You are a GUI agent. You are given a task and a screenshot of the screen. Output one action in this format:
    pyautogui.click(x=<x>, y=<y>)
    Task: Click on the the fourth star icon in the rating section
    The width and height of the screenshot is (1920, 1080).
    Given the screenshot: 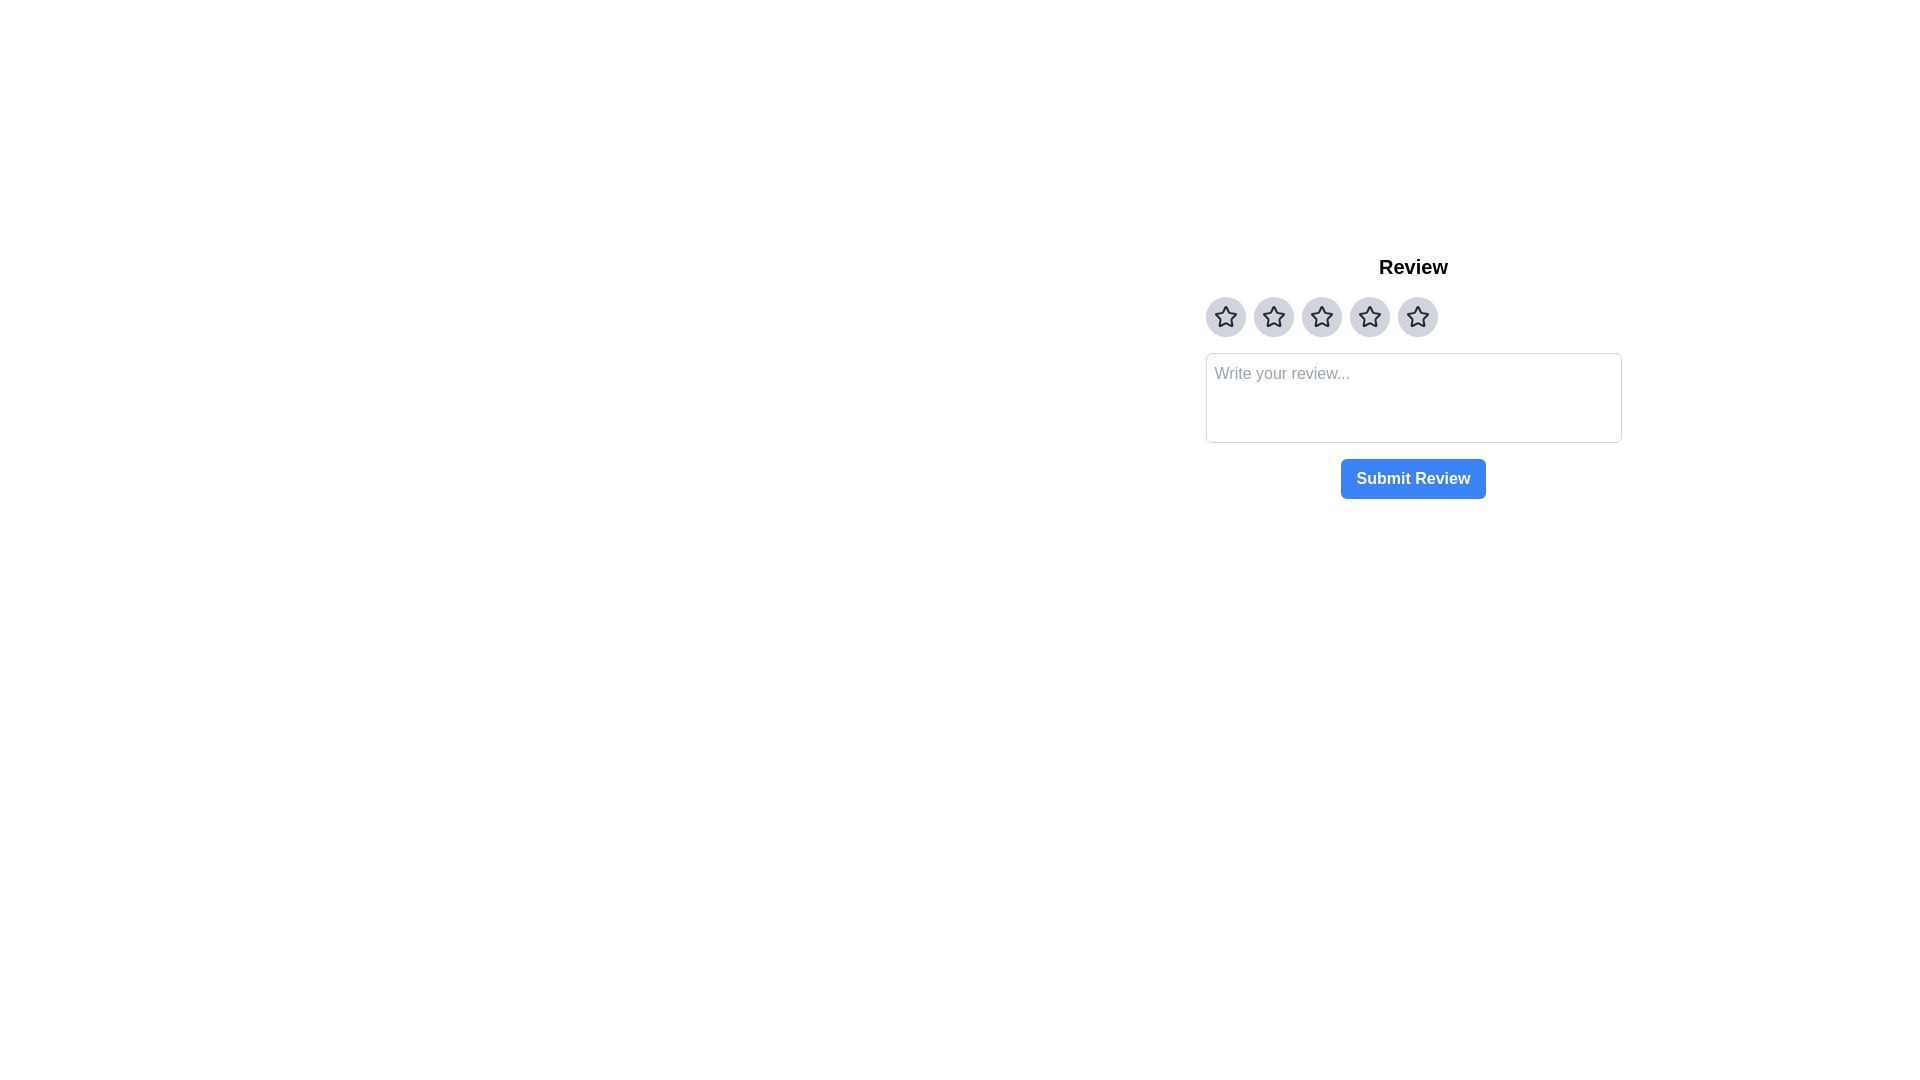 What is the action you would take?
    pyautogui.click(x=1321, y=315)
    